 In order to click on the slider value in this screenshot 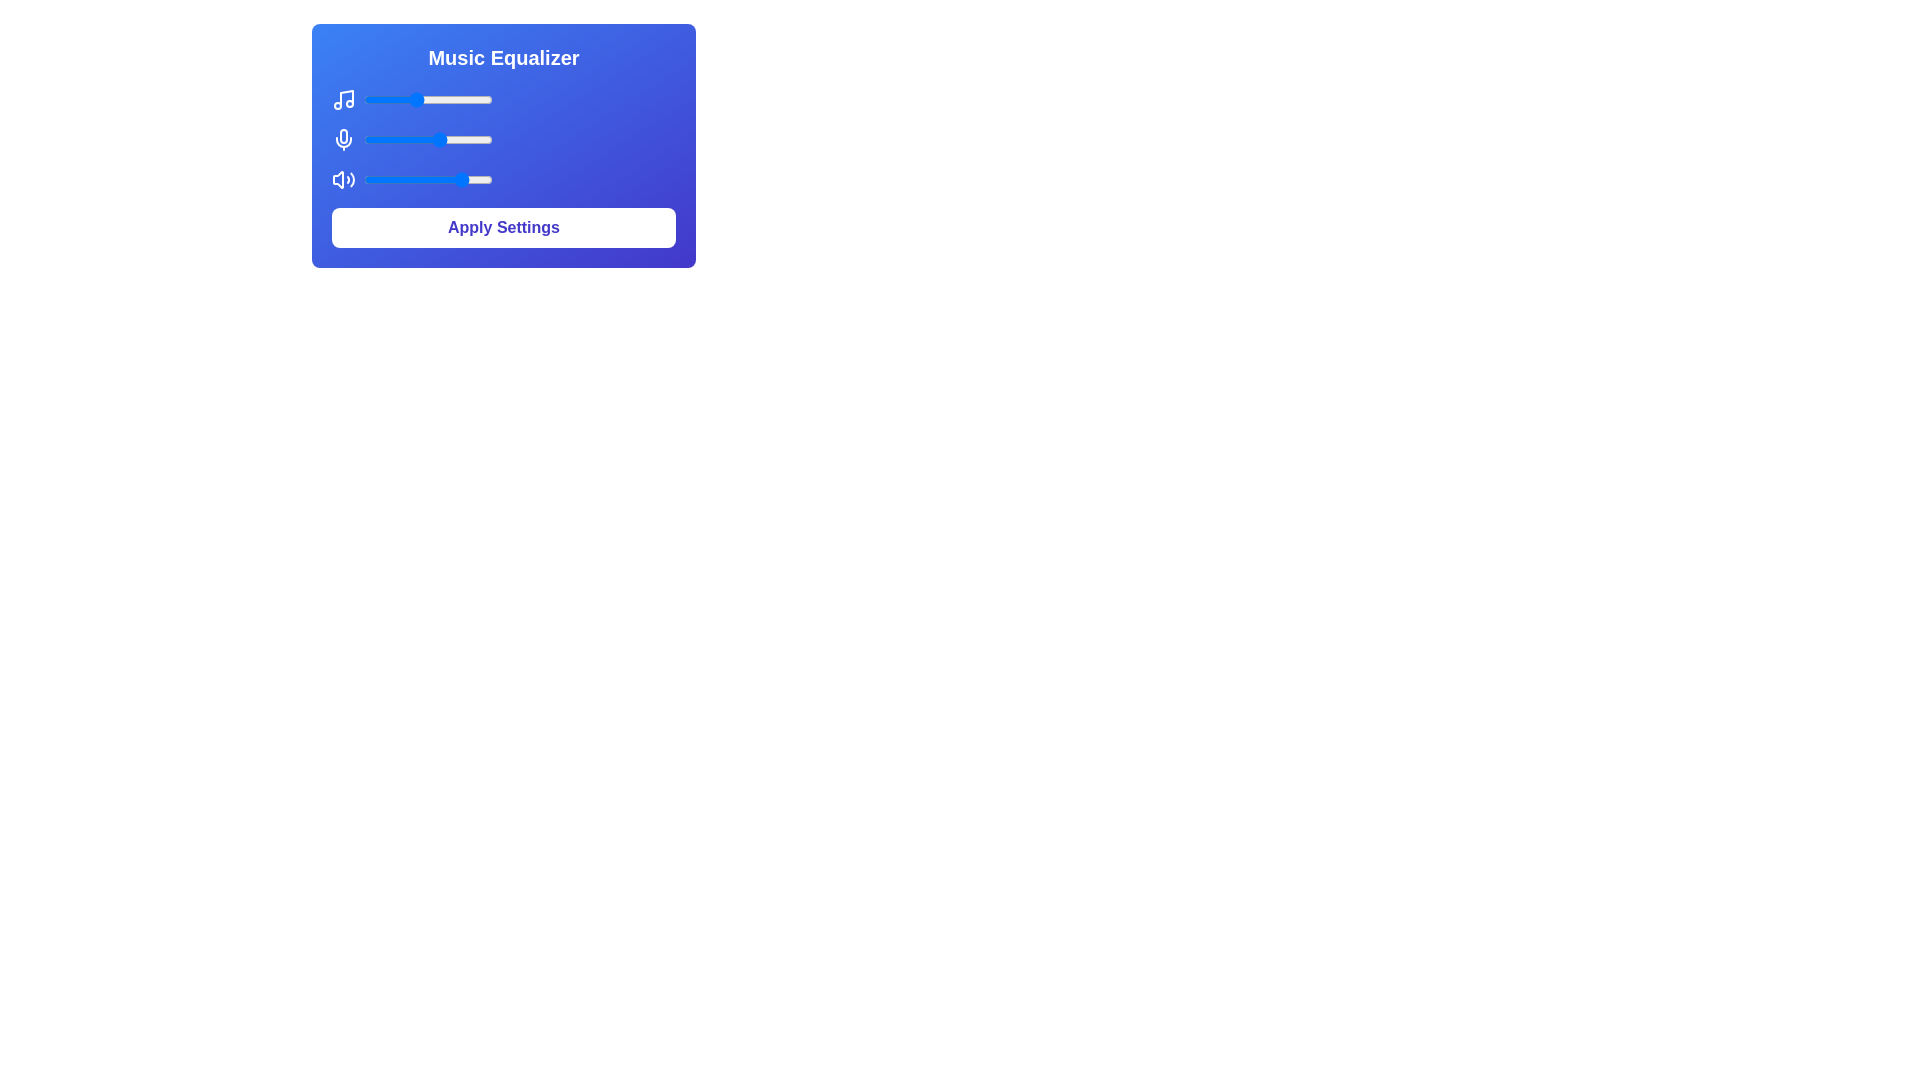, I will do `click(383, 180)`.